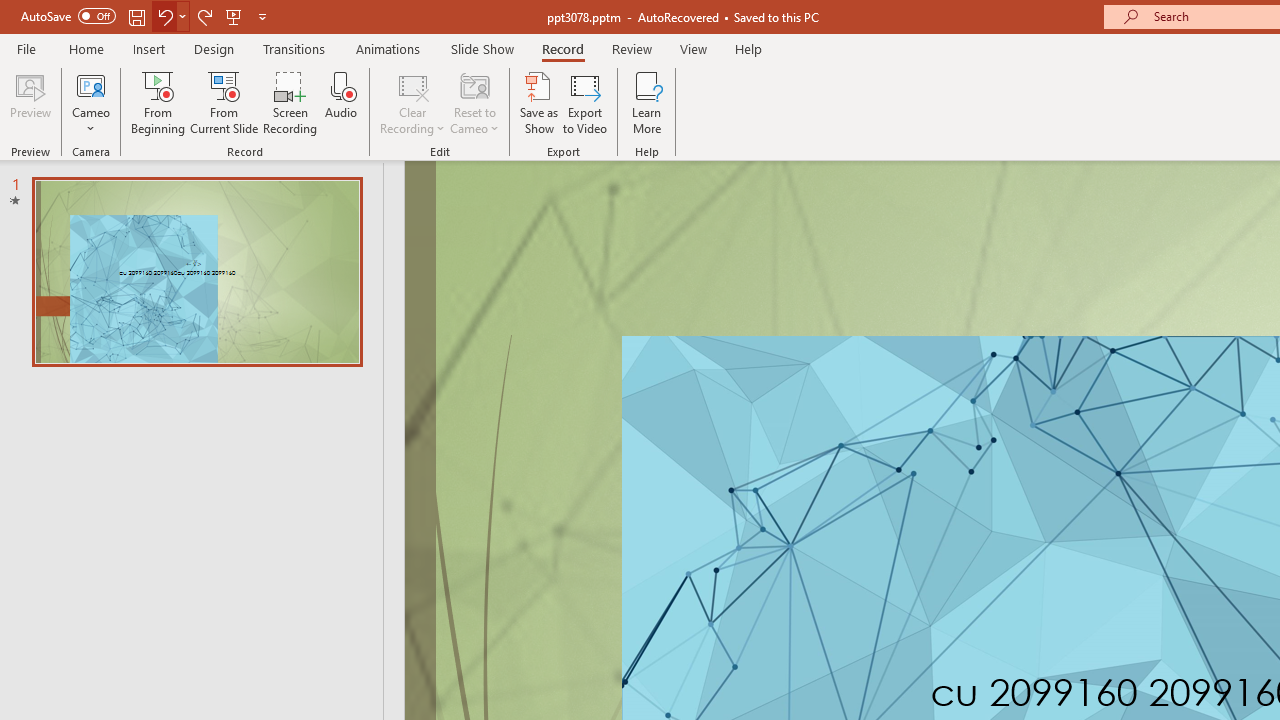 The image size is (1280, 720). Describe the element at coordinates (157, 103) in the screenshot. I see `'From Beginning...'` at that location.